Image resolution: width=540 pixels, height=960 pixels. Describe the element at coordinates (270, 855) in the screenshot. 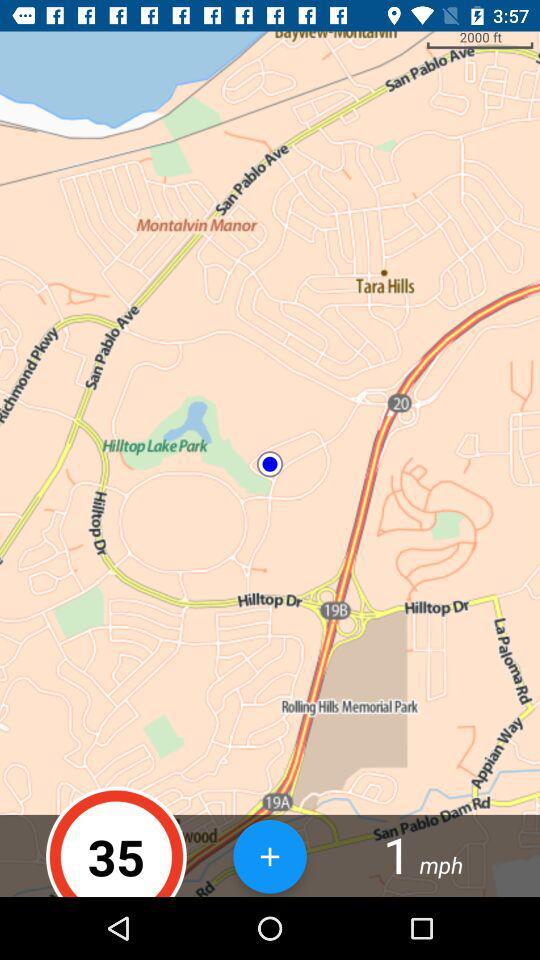

I see `the icon next to 1 item` at that location.